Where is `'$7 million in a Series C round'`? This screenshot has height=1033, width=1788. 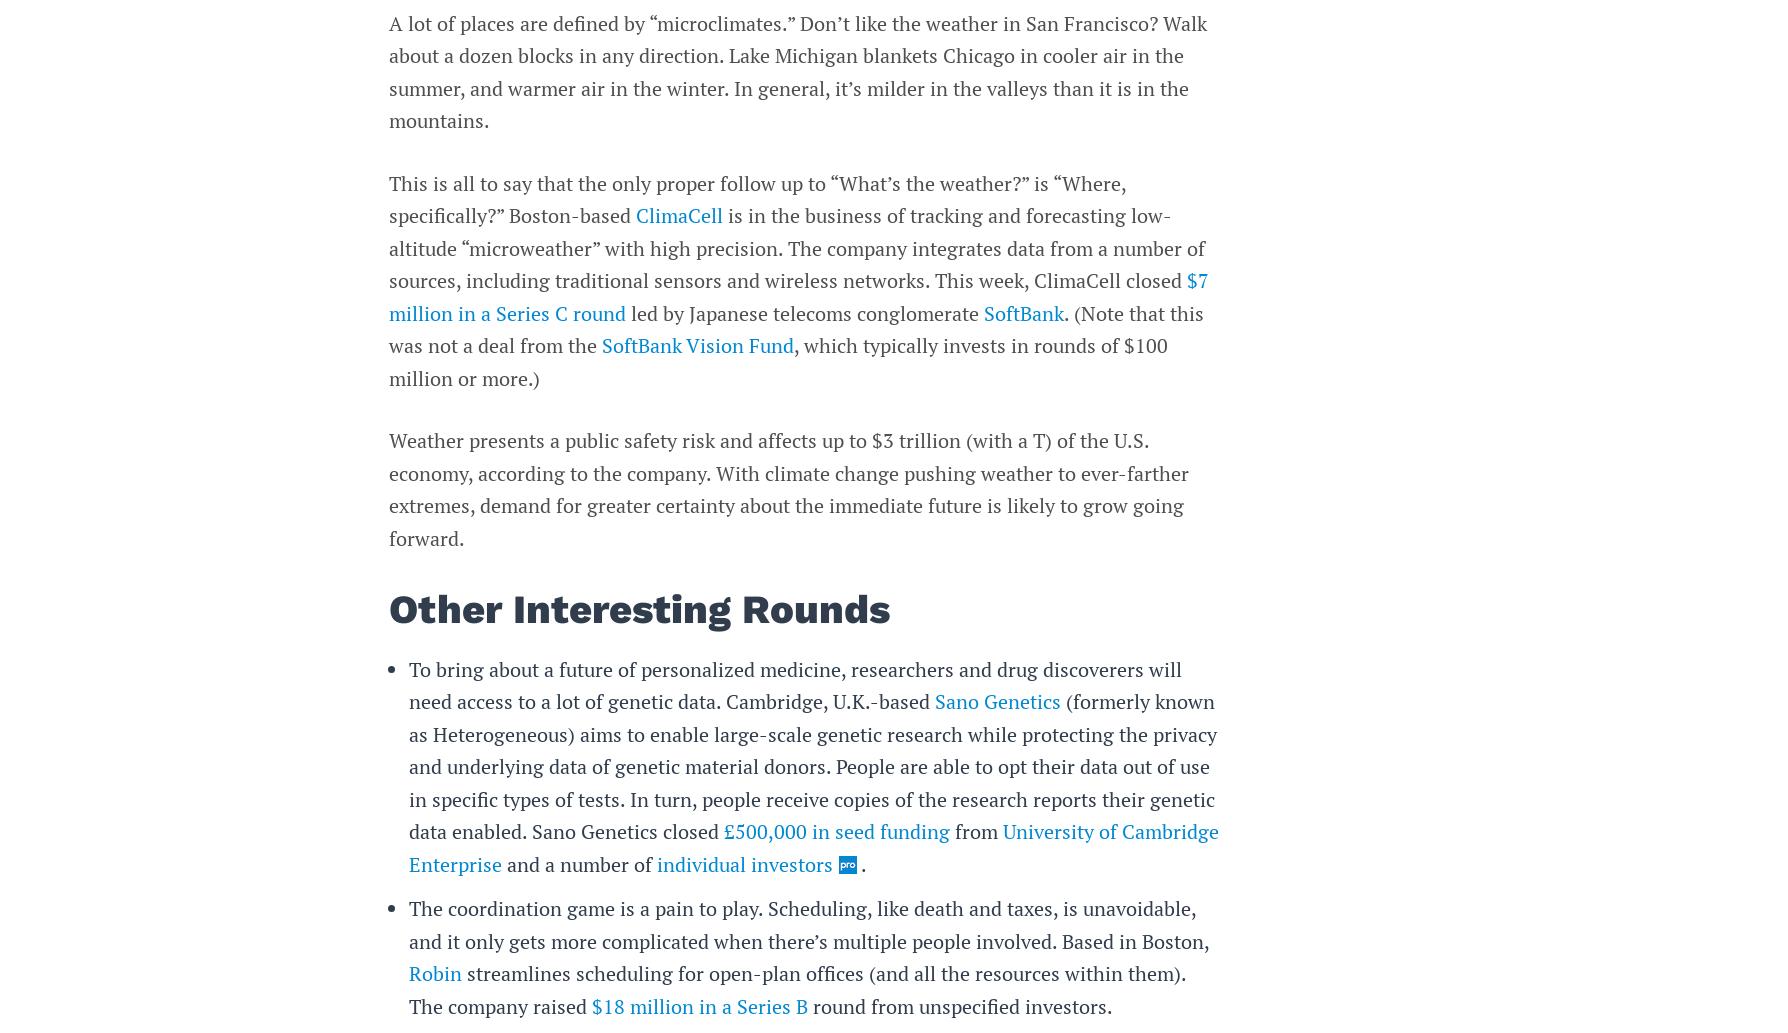
'$7 million in a Series C round' is located at coordinates (798, 295).